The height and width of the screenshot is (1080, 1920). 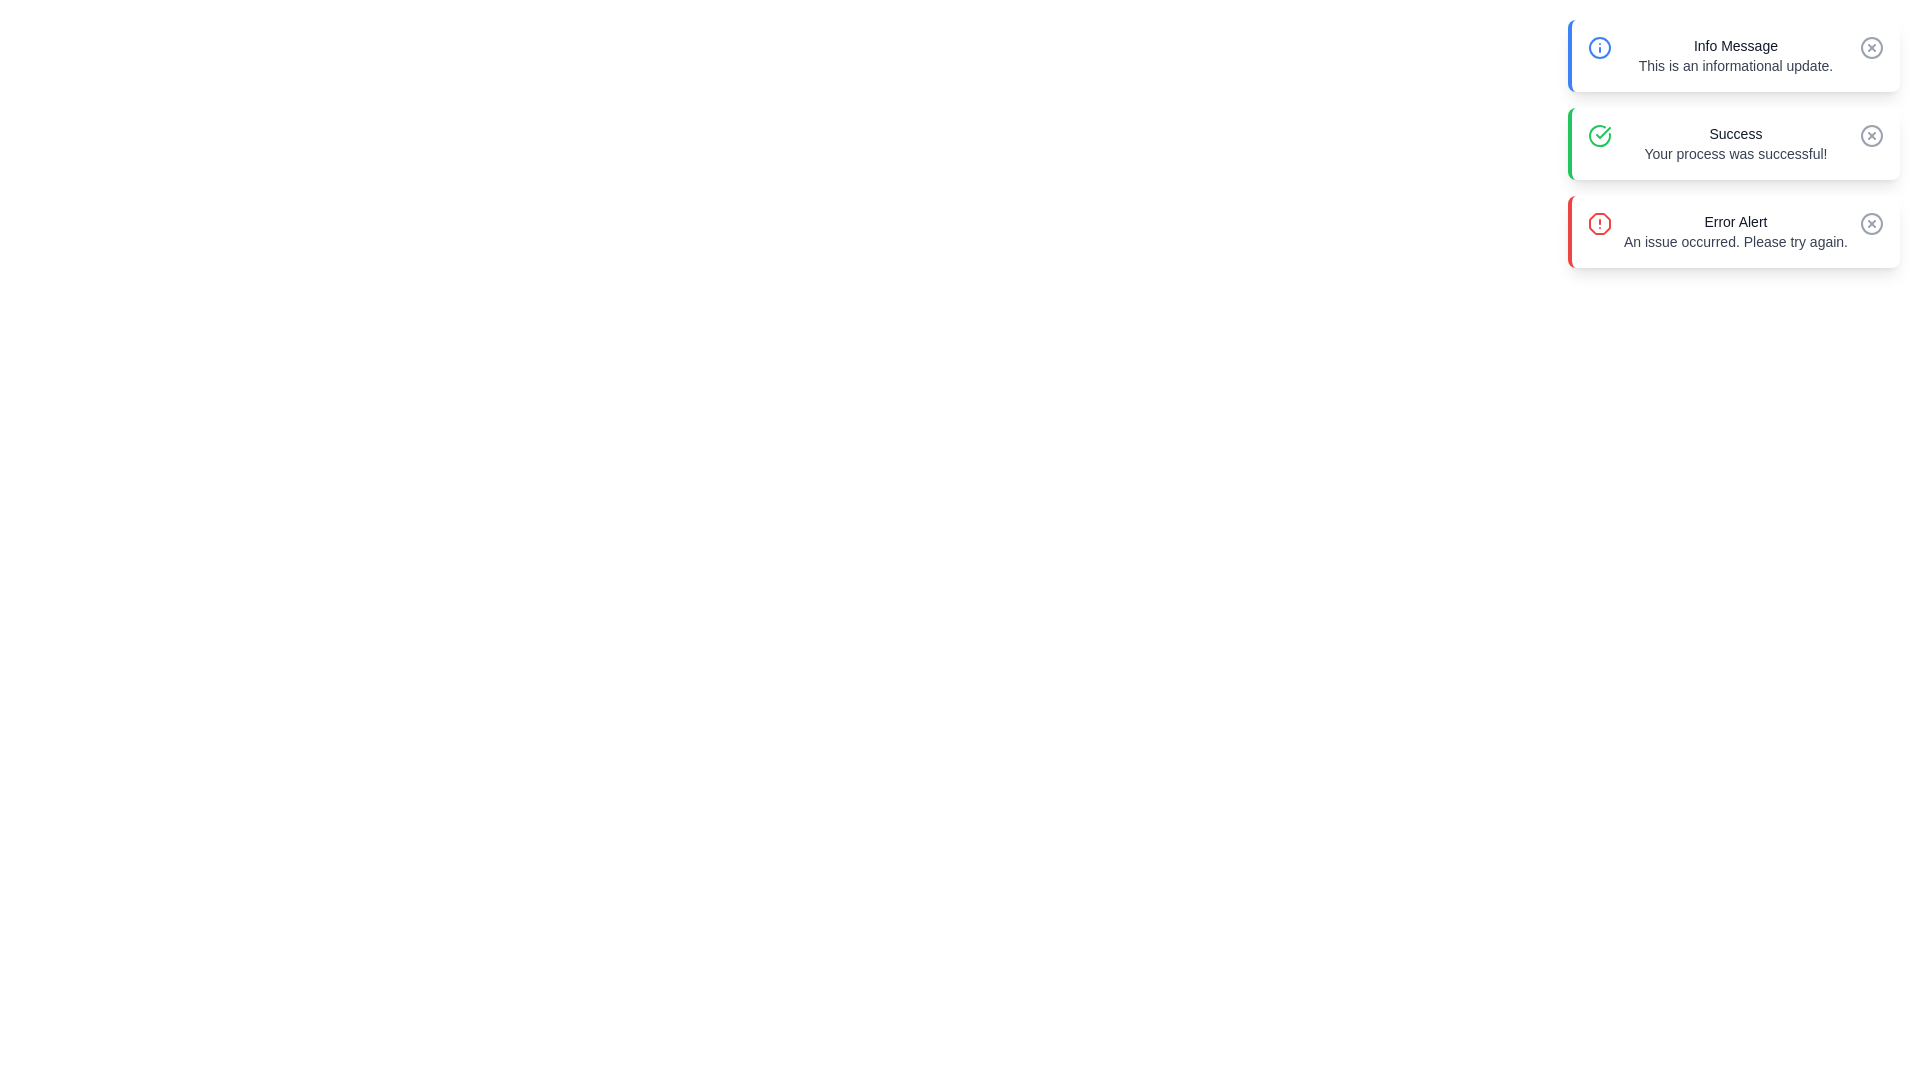 I want to click on the Text label that serves as the title for the informational message box, which is positioned at the top of the blue-highlighted box, so click(x=1734, y=45).